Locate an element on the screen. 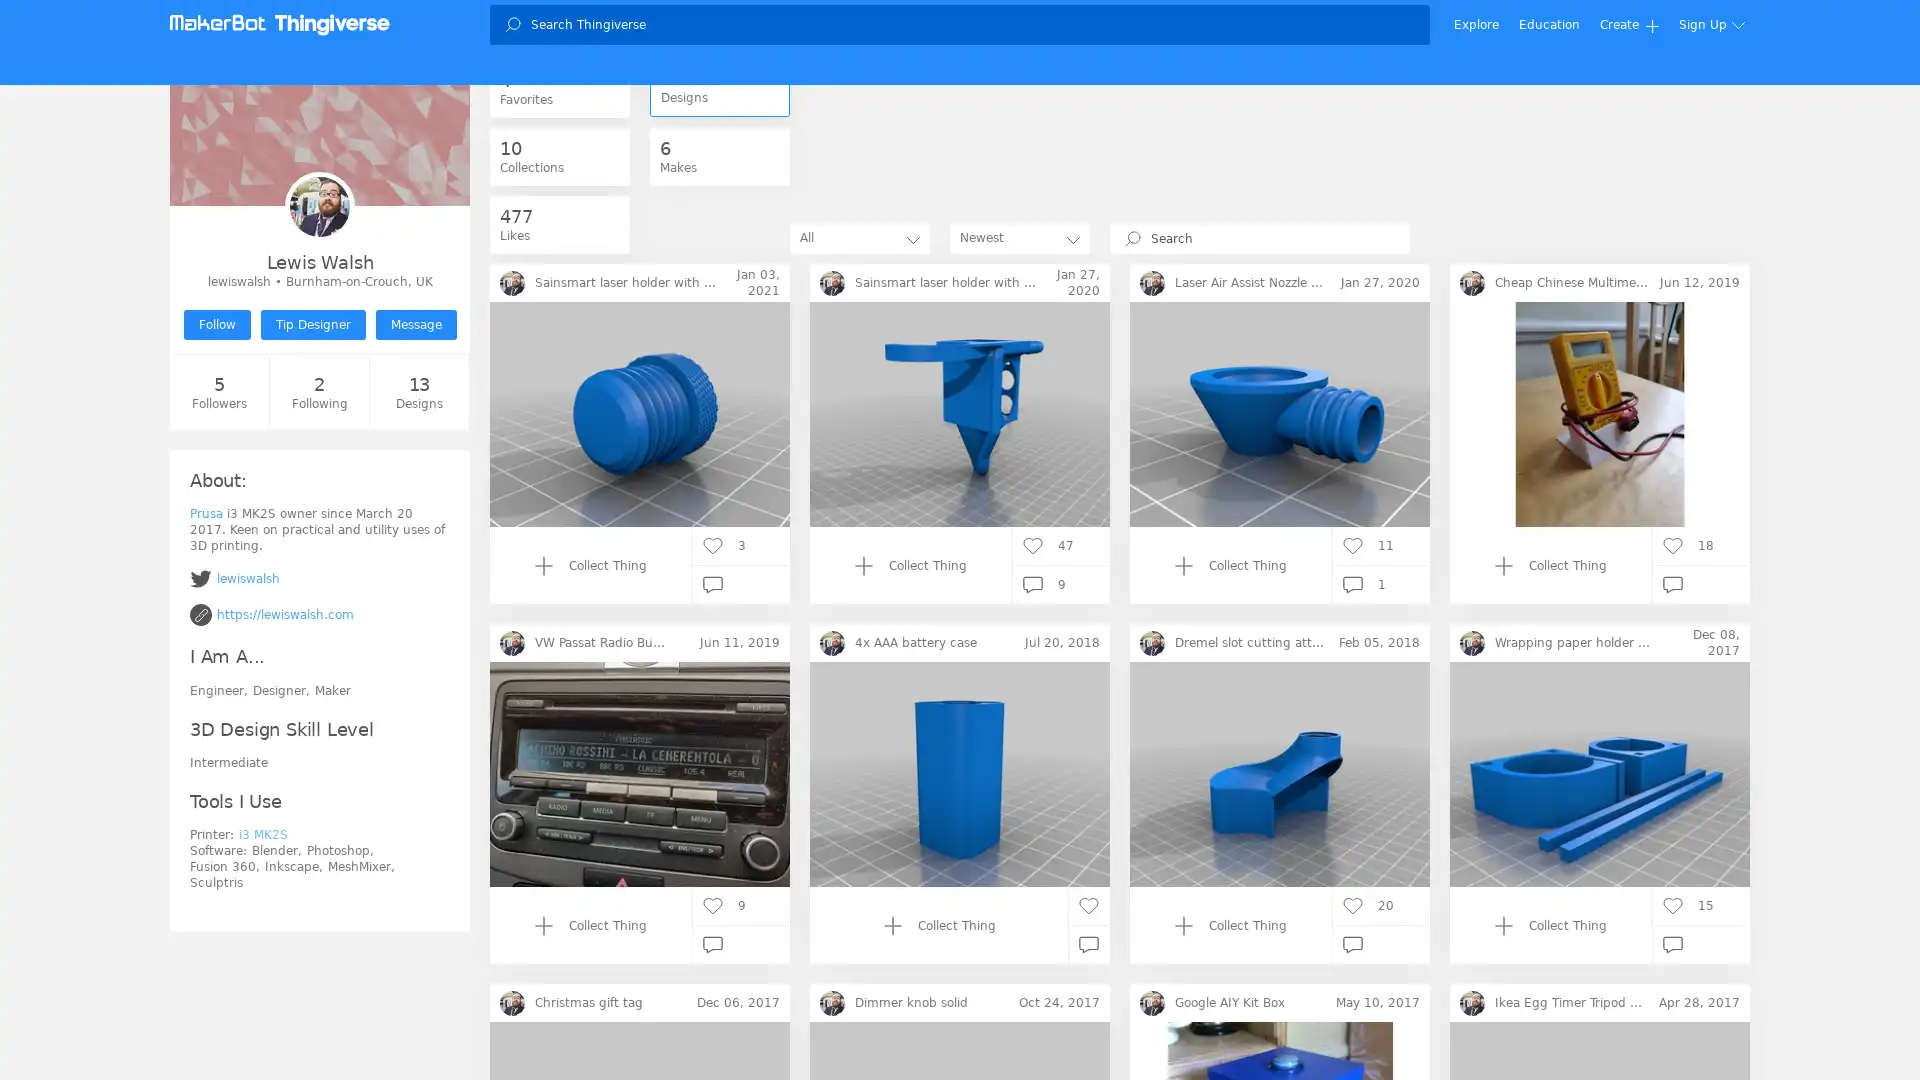  Tip Designer is located at coordinates (311, 323).